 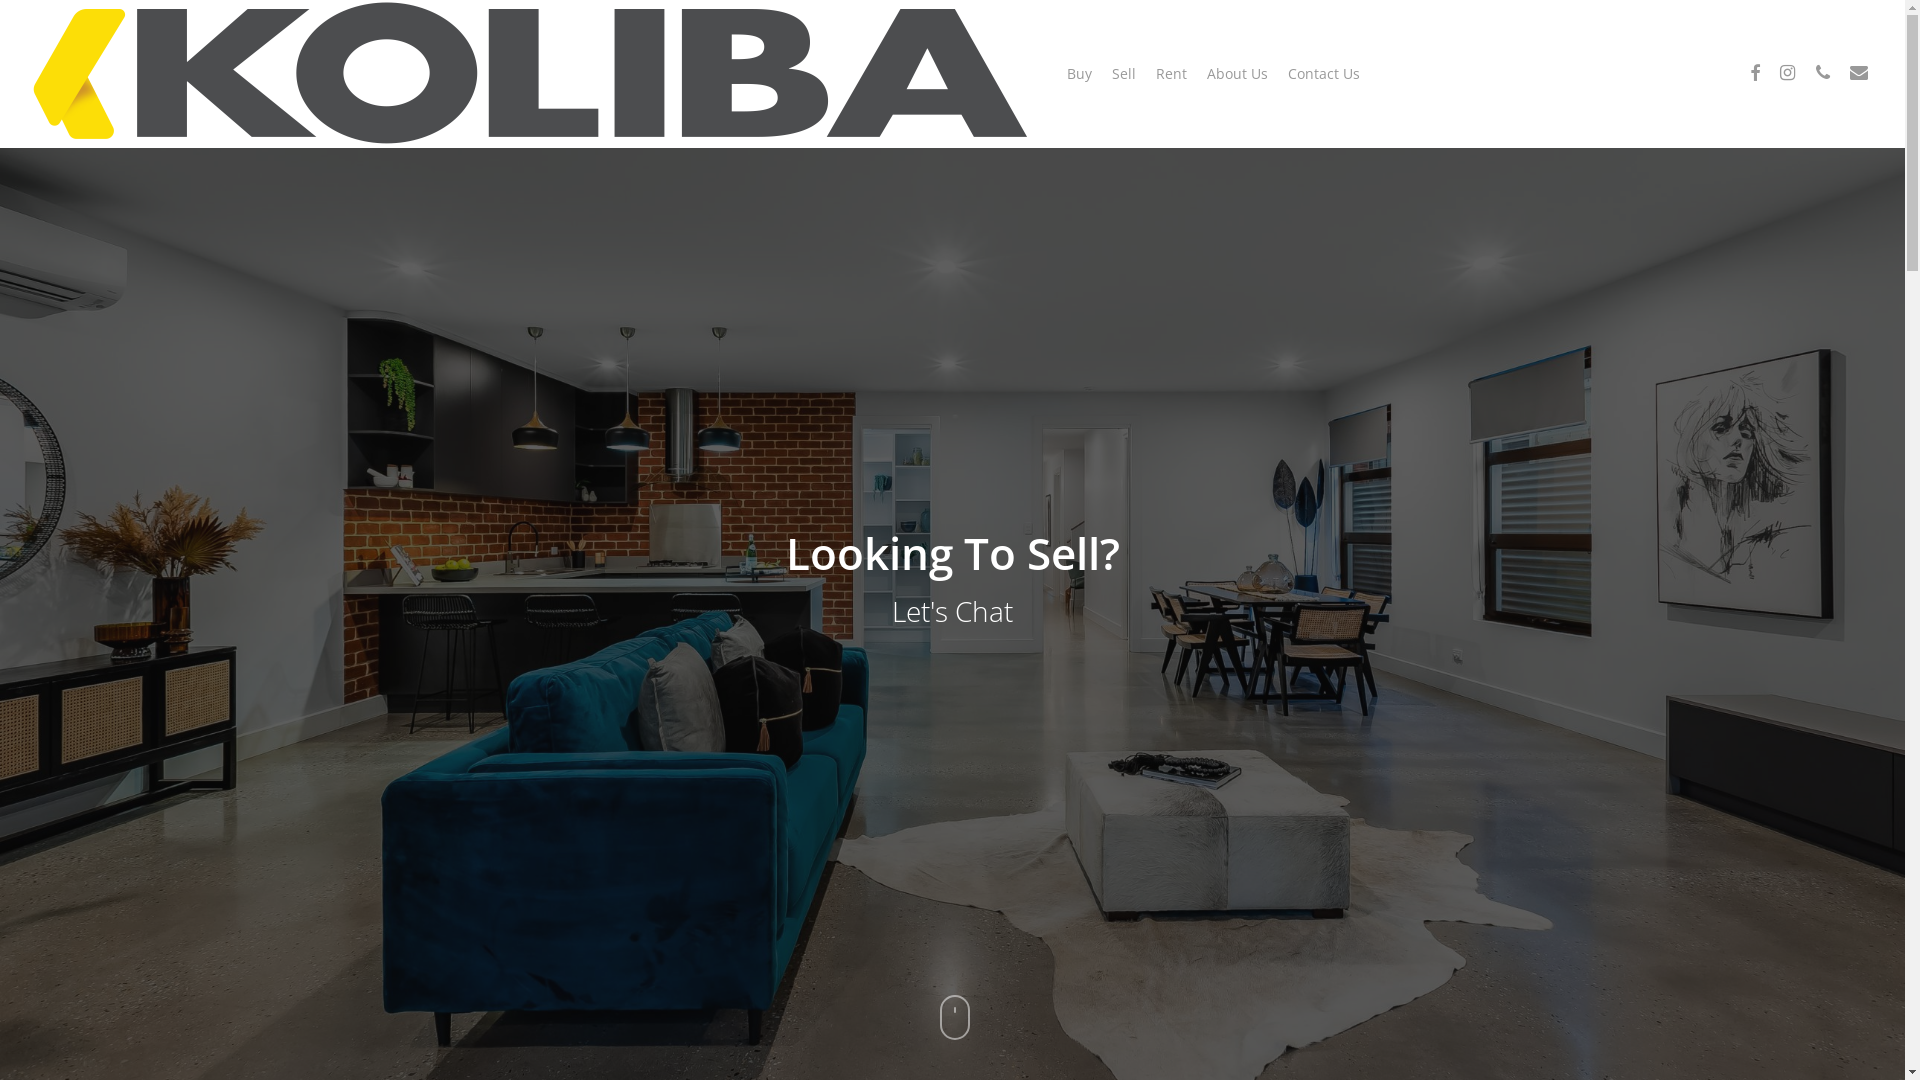 What do you see at coordinates (1324, 72) in the screenshot?
I see `'Contact Us'` at bounding box center [1324, 72].